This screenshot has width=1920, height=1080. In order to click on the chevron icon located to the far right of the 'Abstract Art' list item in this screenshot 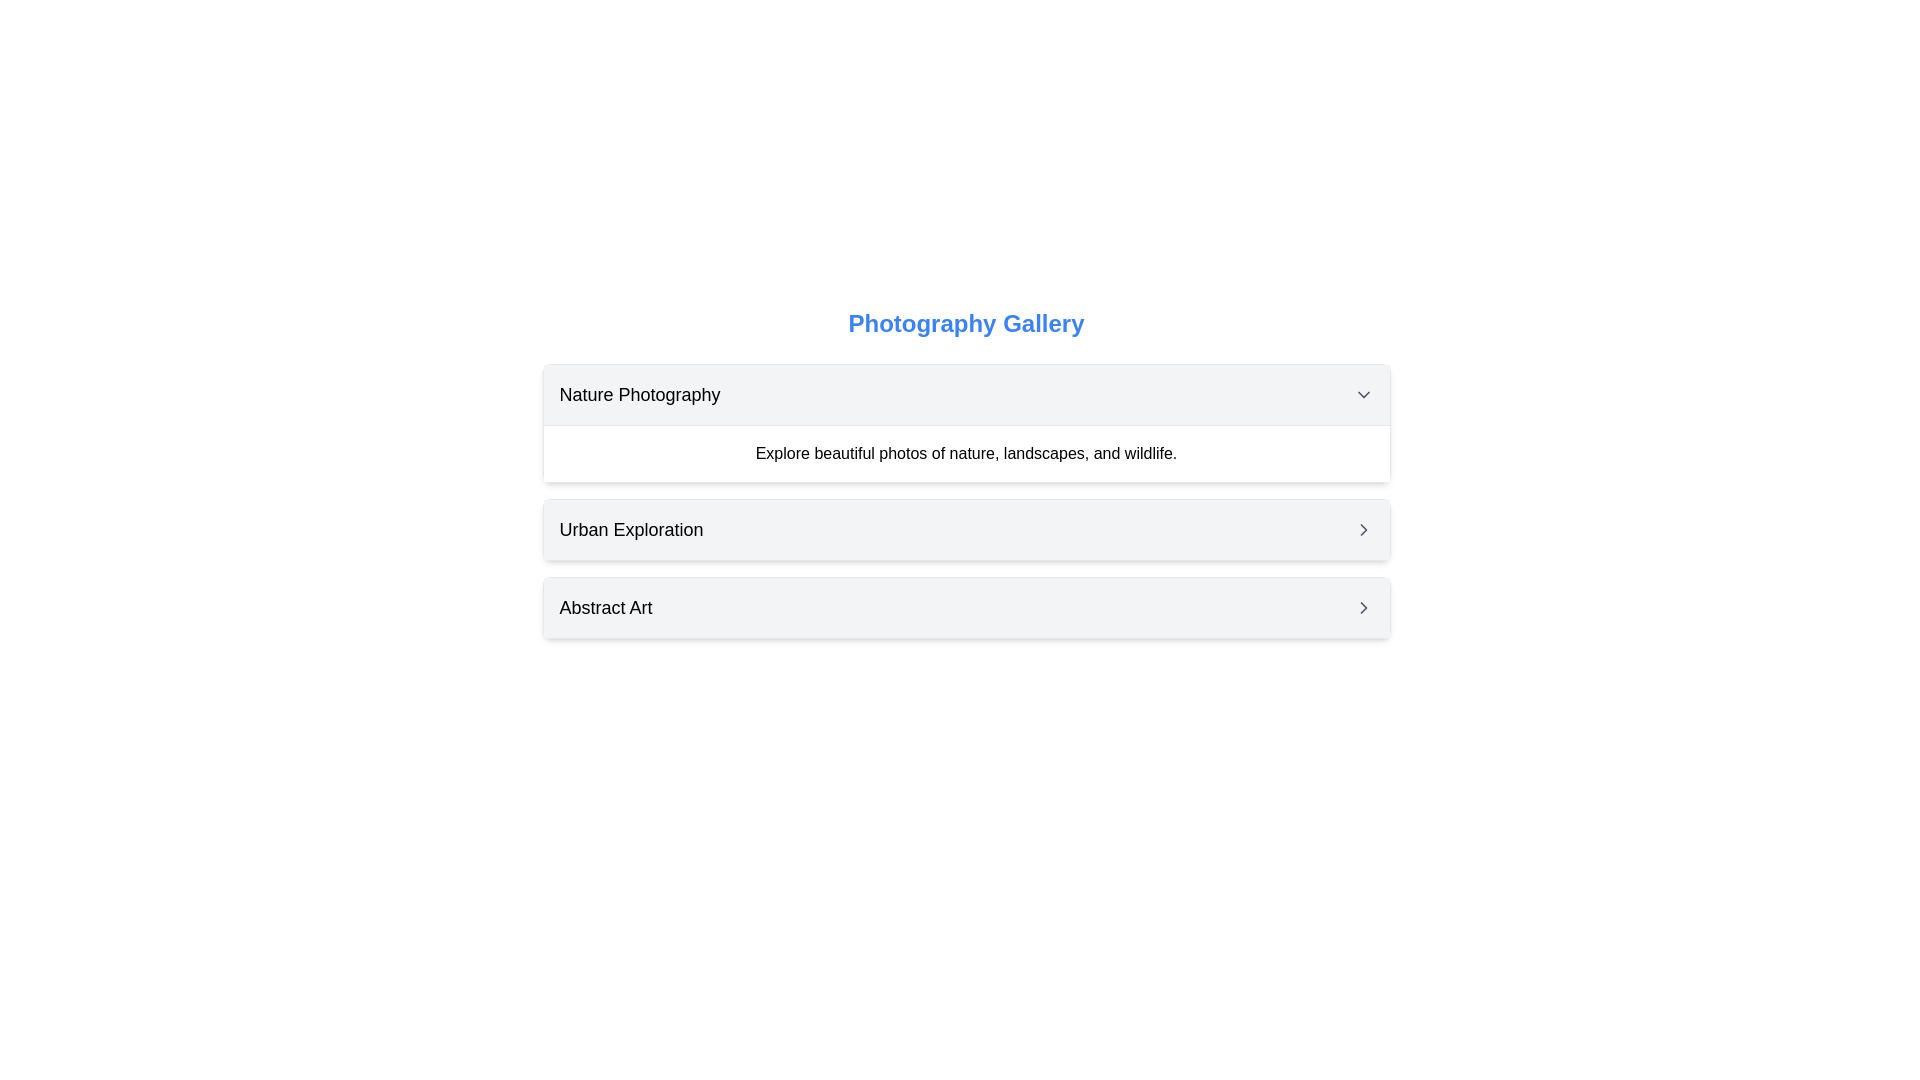, I will do `click(1362, 607)`.